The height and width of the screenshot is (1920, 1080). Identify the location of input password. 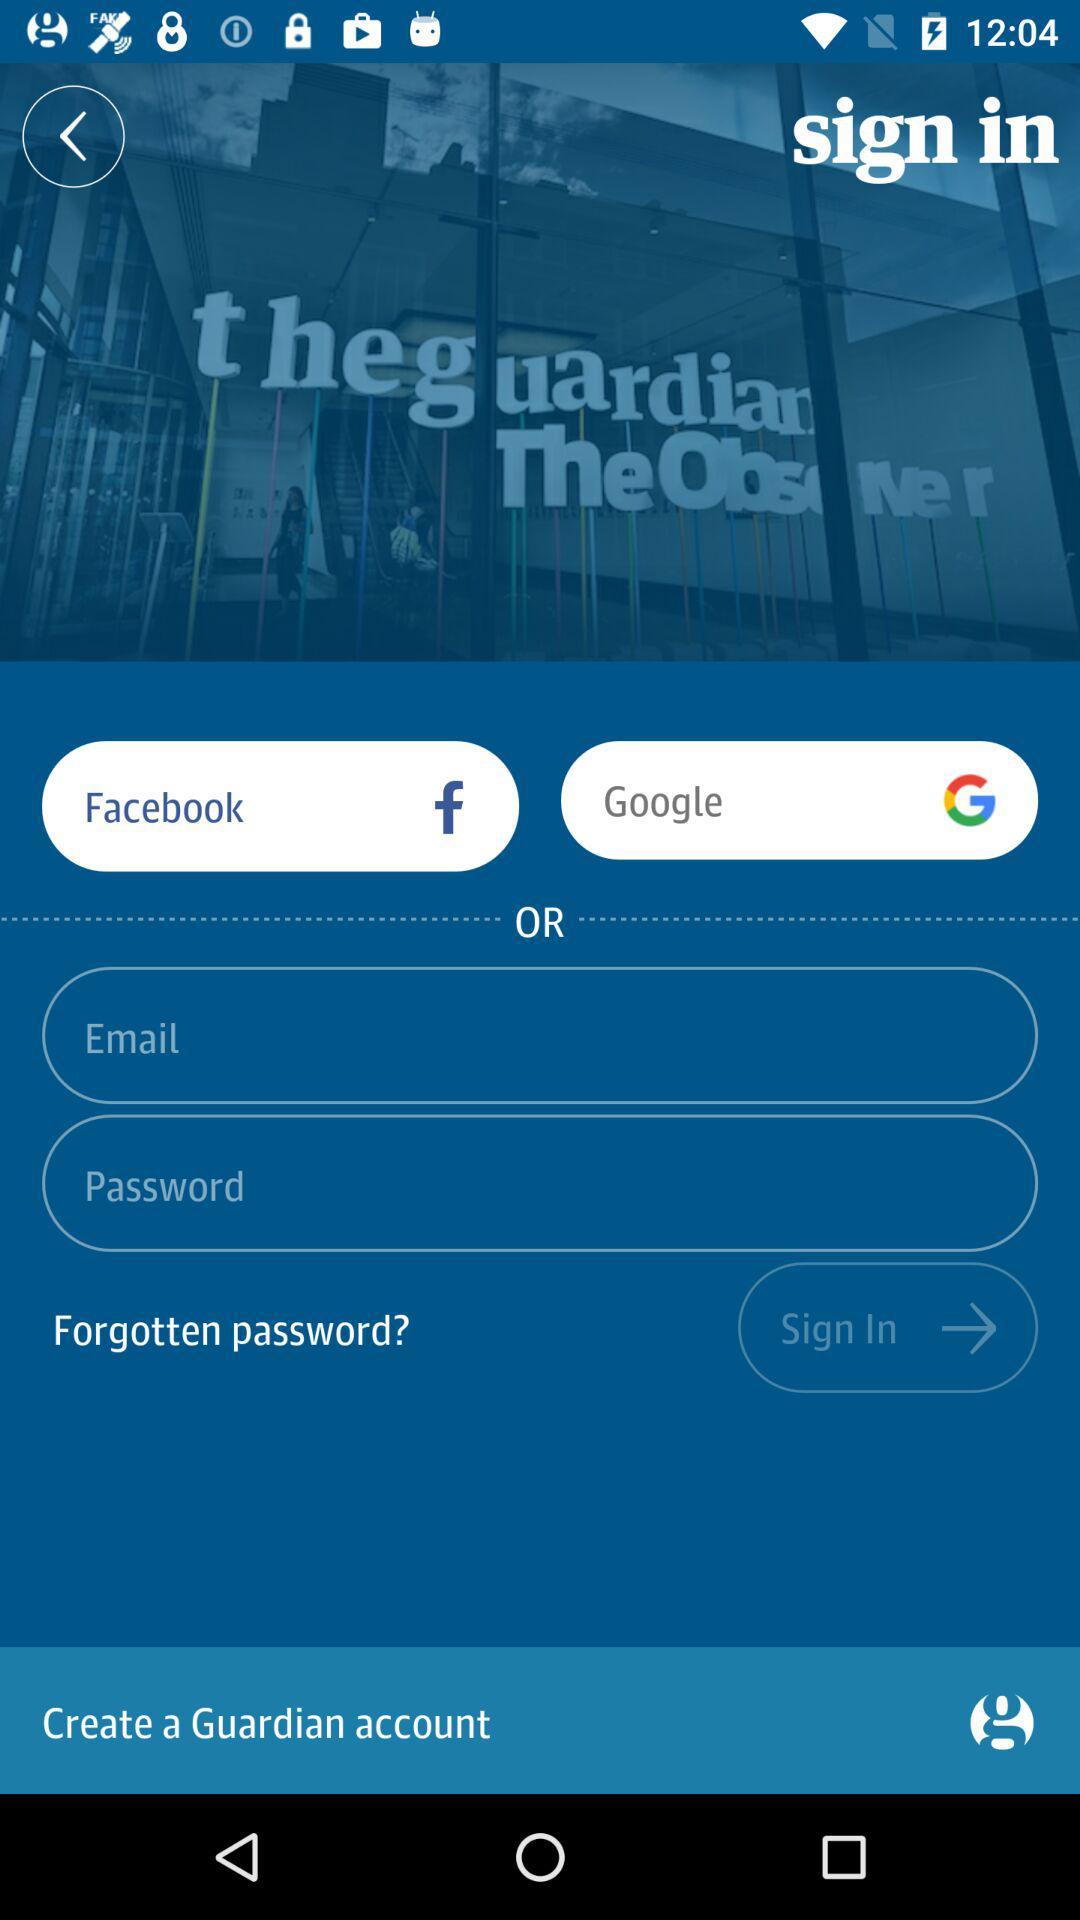
(540, 1183).